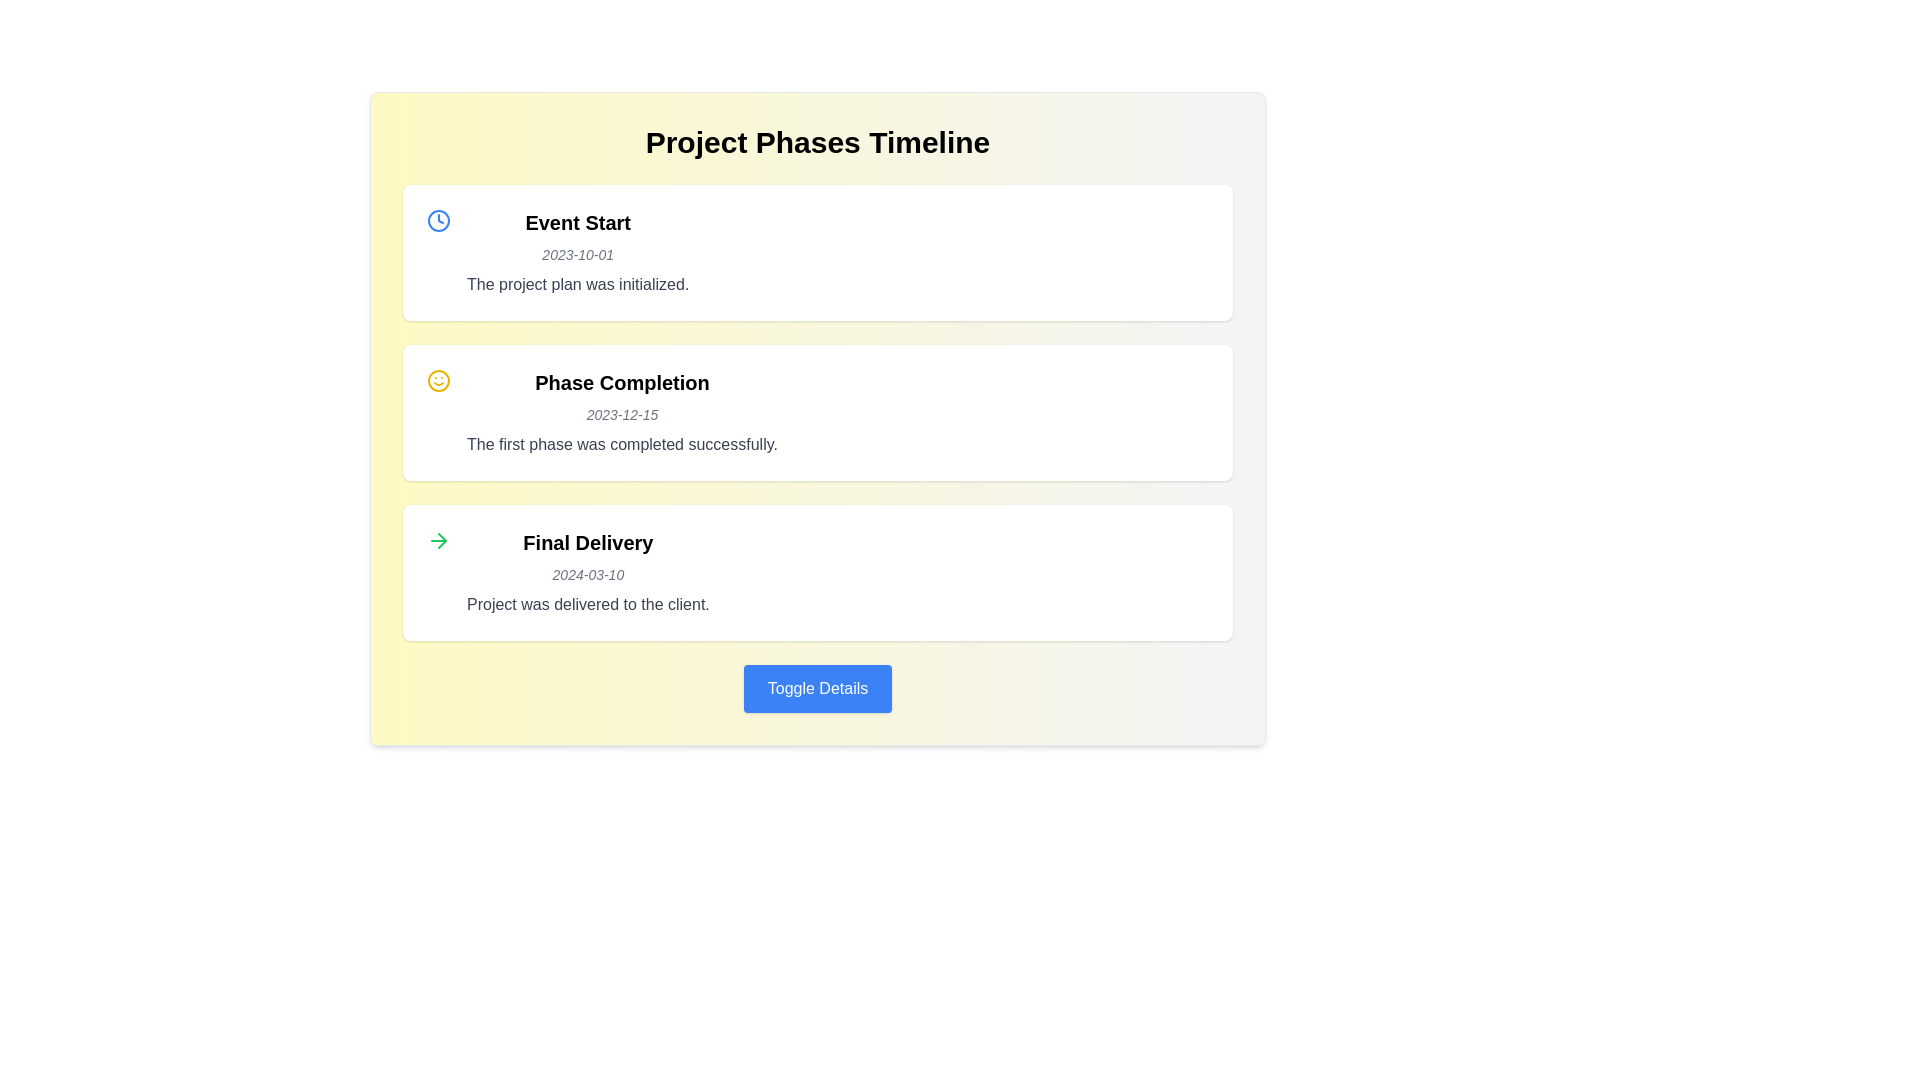  I want to click on textual content displayed as 'Project was delivered to the client.' which is a medium gray text located in the timeline interface under 'Final Delivery', so click(587, 604).